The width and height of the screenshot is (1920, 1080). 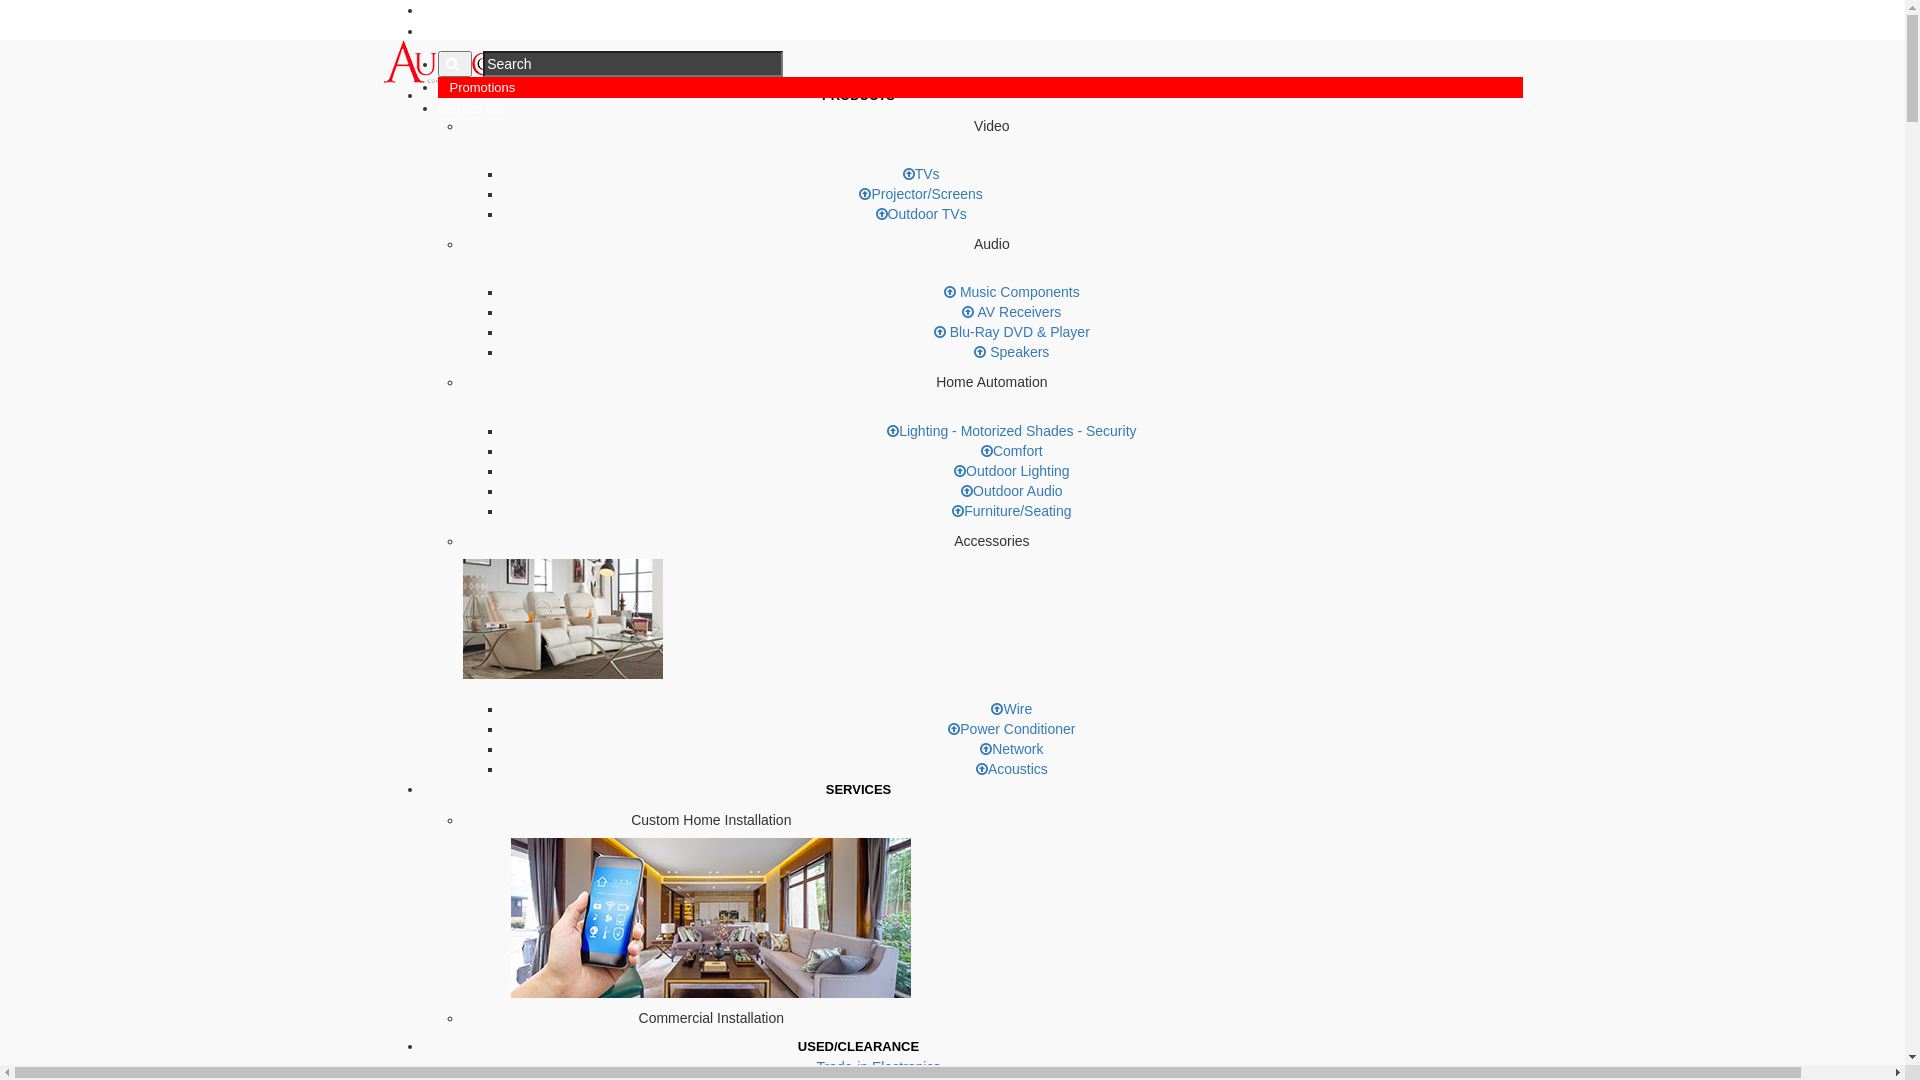 What do you see at coordinates (1011, 430) in the screenshot?
I see `'Lighting - Motorized Shades - Security'` at bounding box center [1011, 430].